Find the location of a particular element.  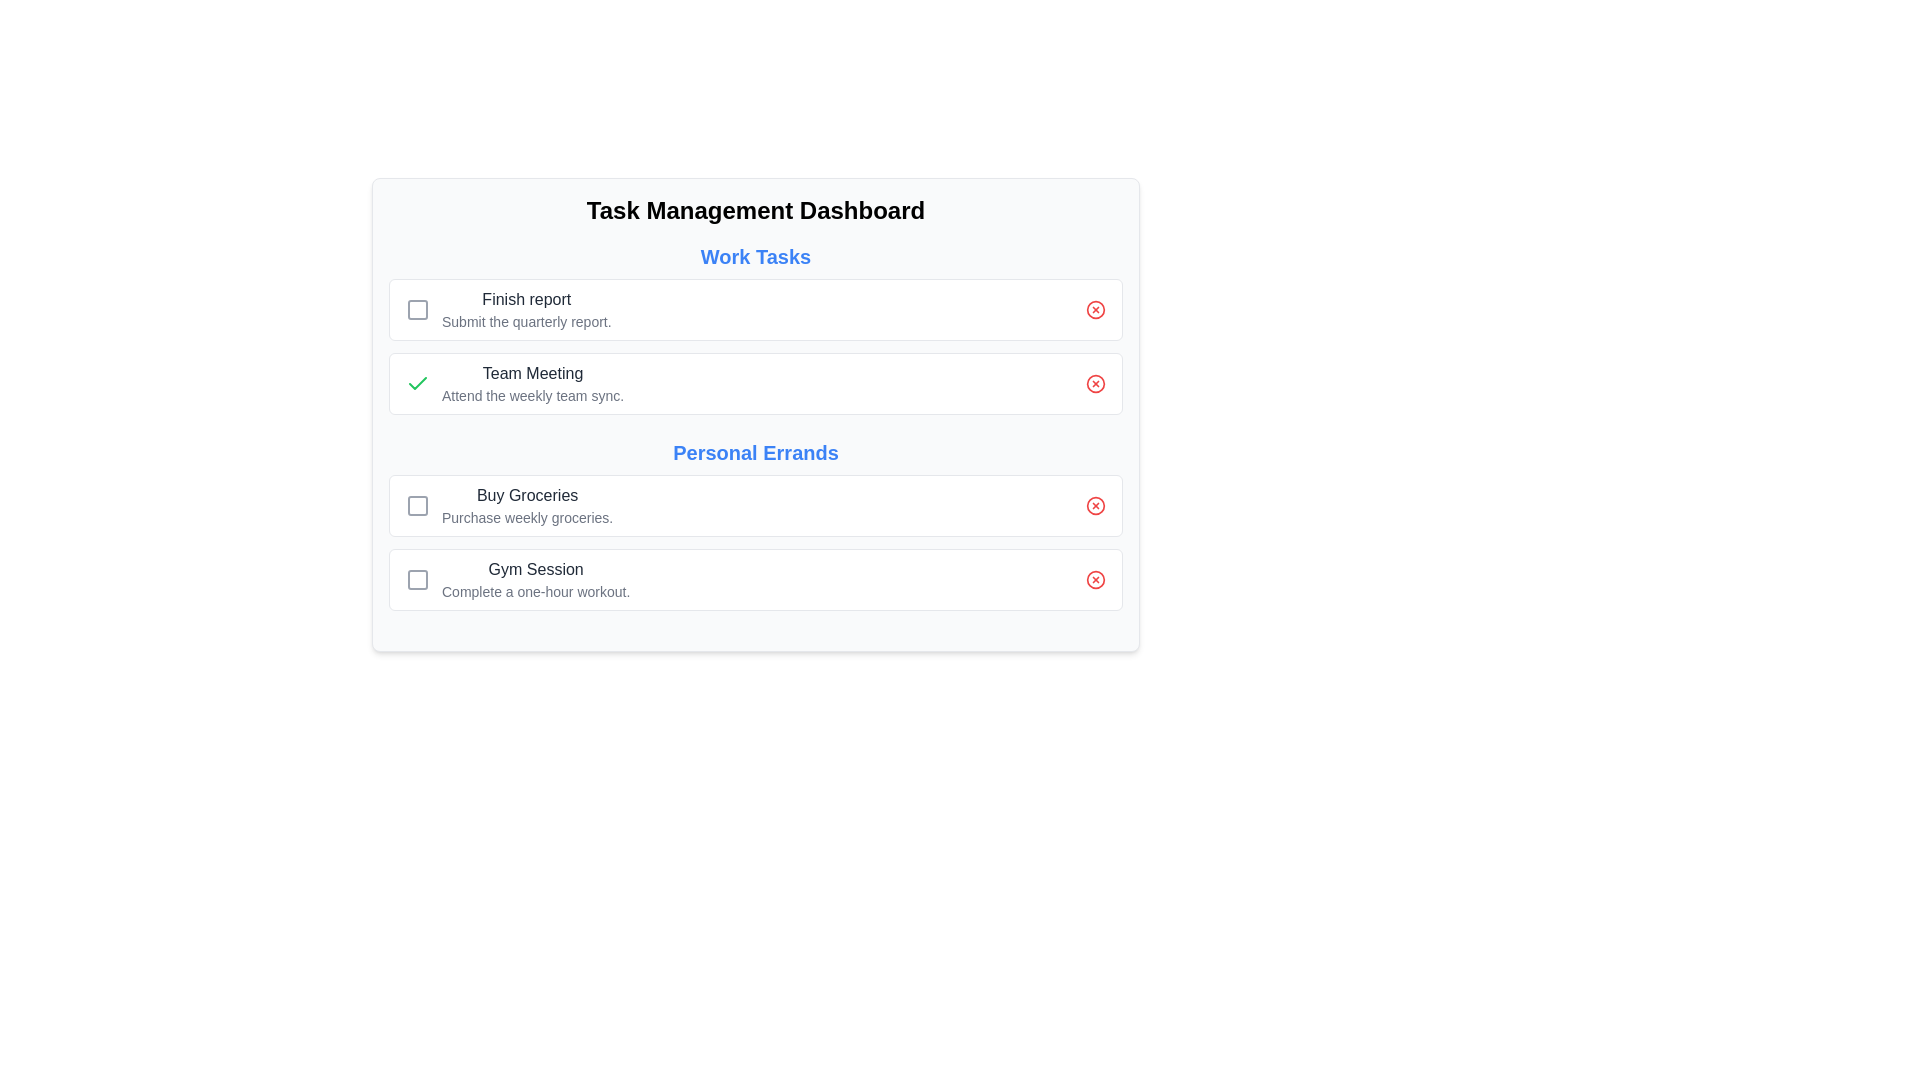

the green checkmark located to the left of the 'Team Meeting' task item to mark it as completed is located at coordinates (754, 384).